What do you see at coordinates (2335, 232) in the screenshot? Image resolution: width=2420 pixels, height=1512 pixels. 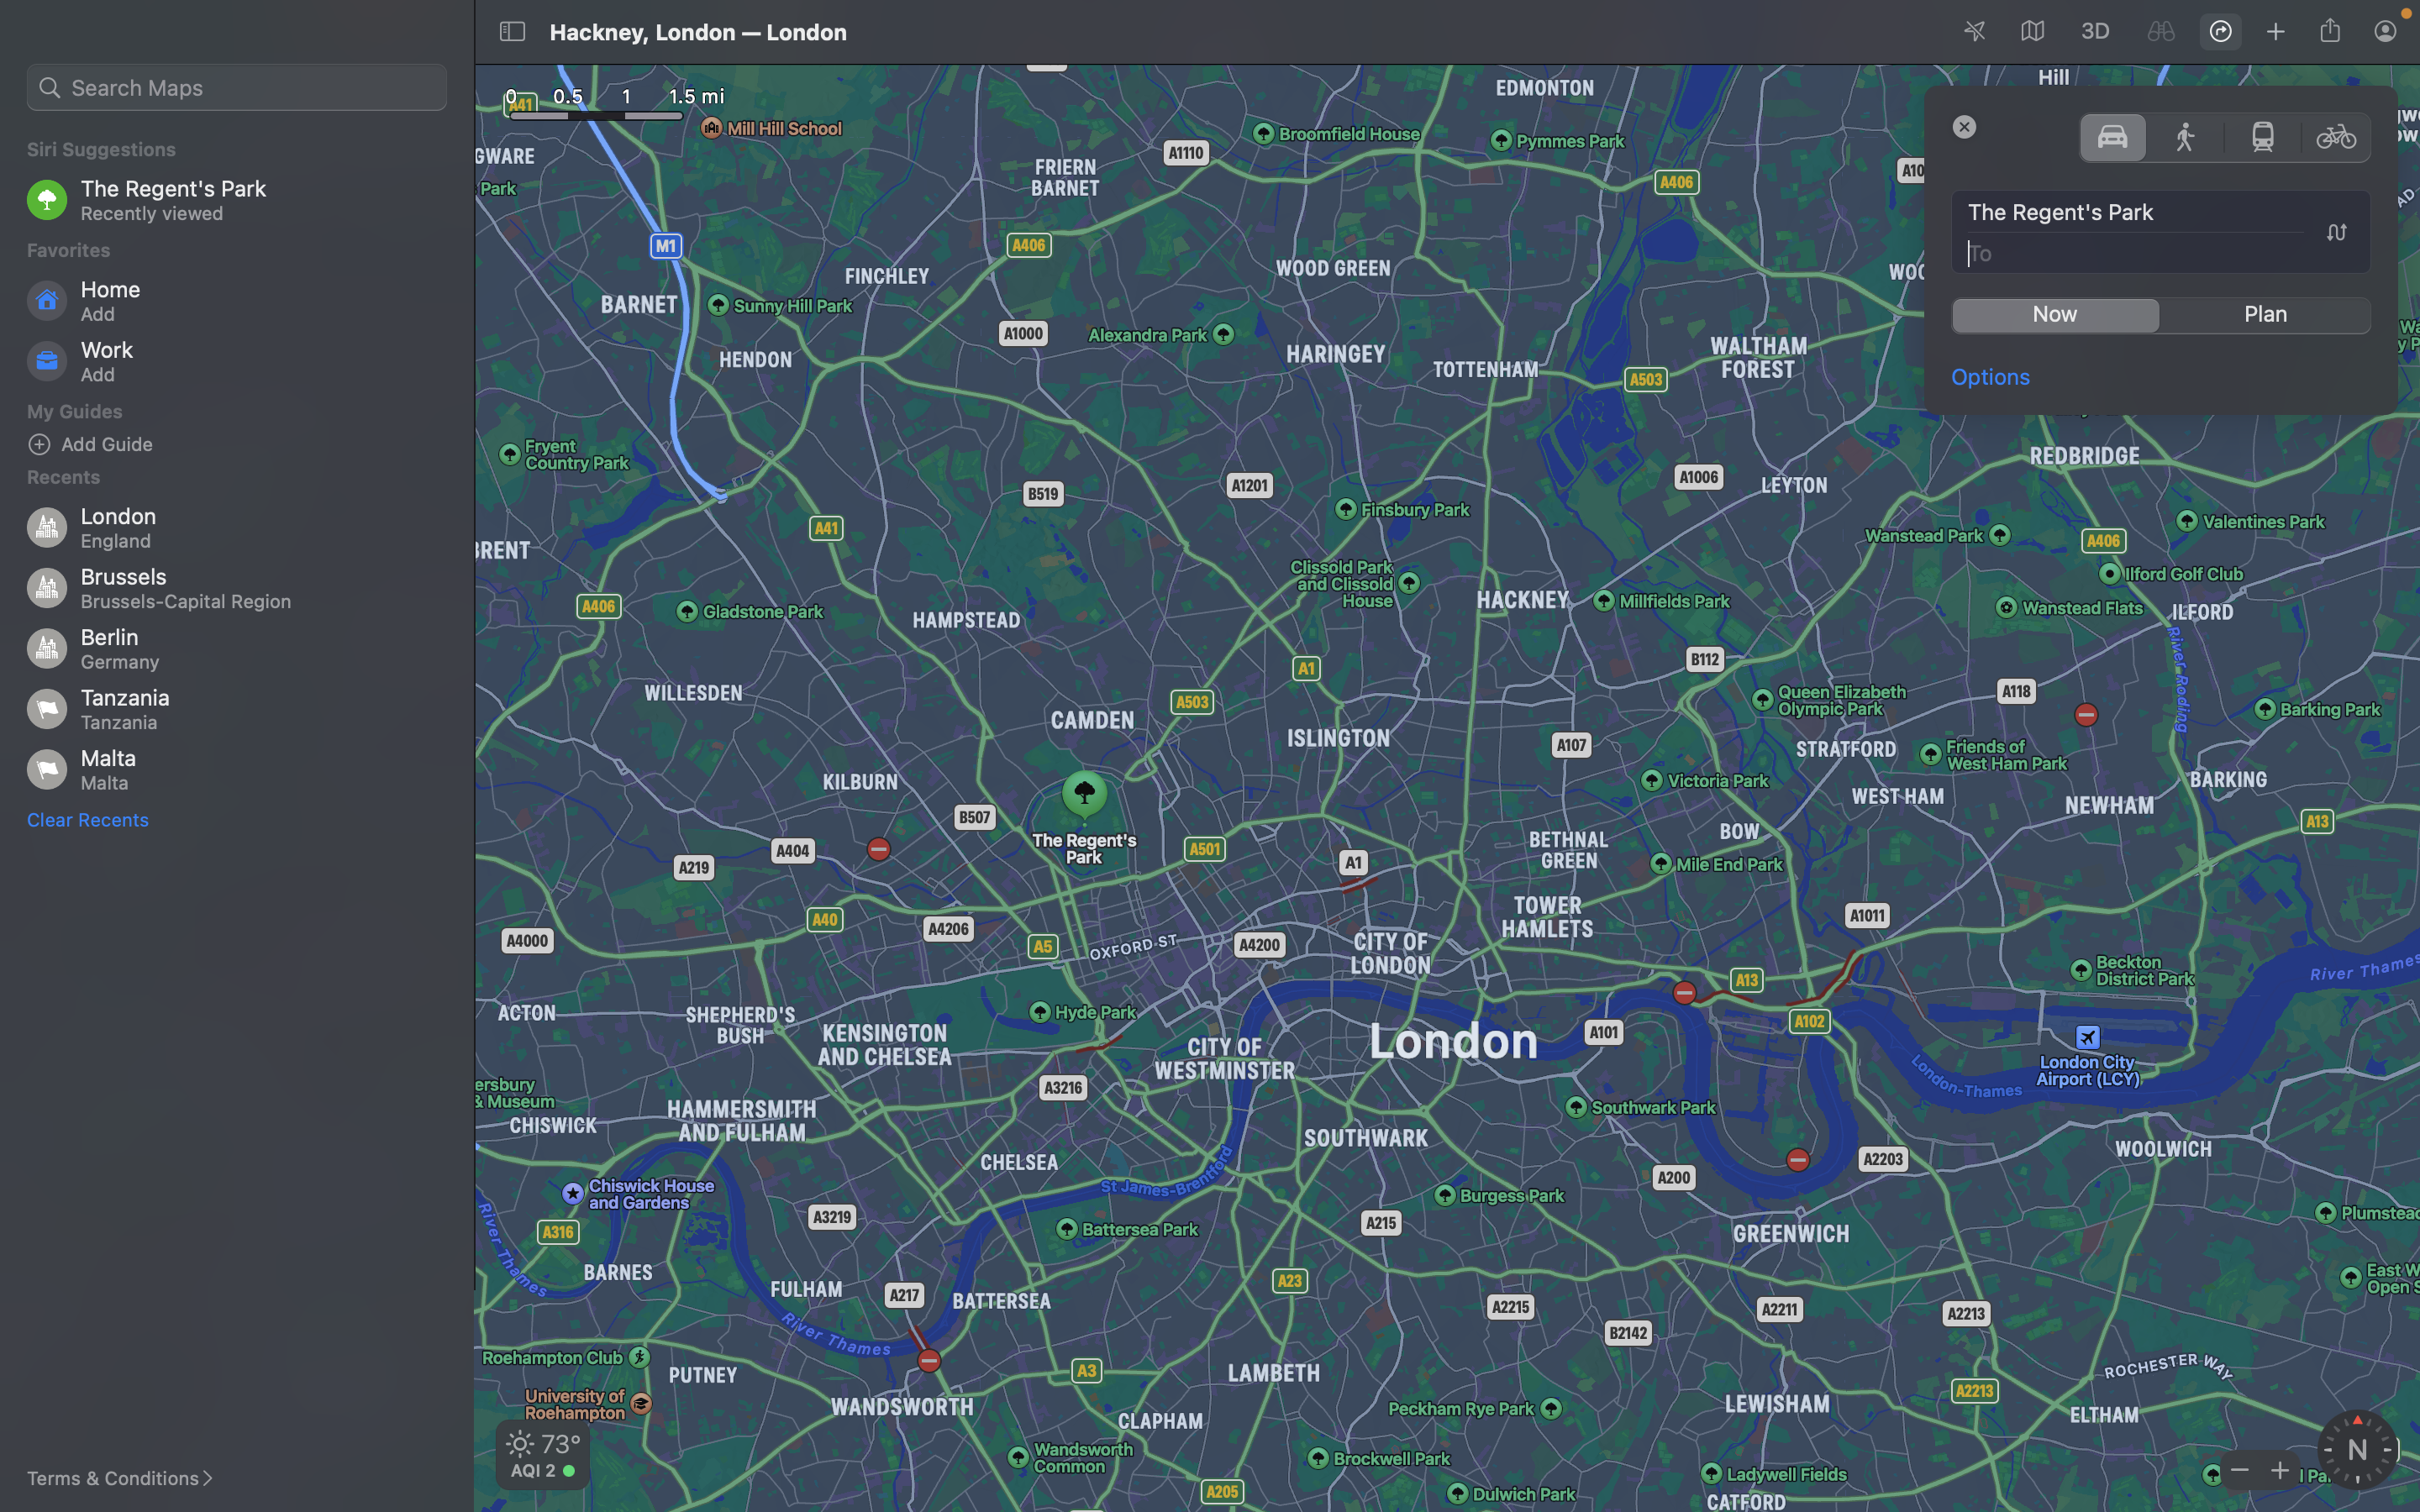 I see `Swap to source and destination locations in the direction window` at bounding box center [2335, 232].